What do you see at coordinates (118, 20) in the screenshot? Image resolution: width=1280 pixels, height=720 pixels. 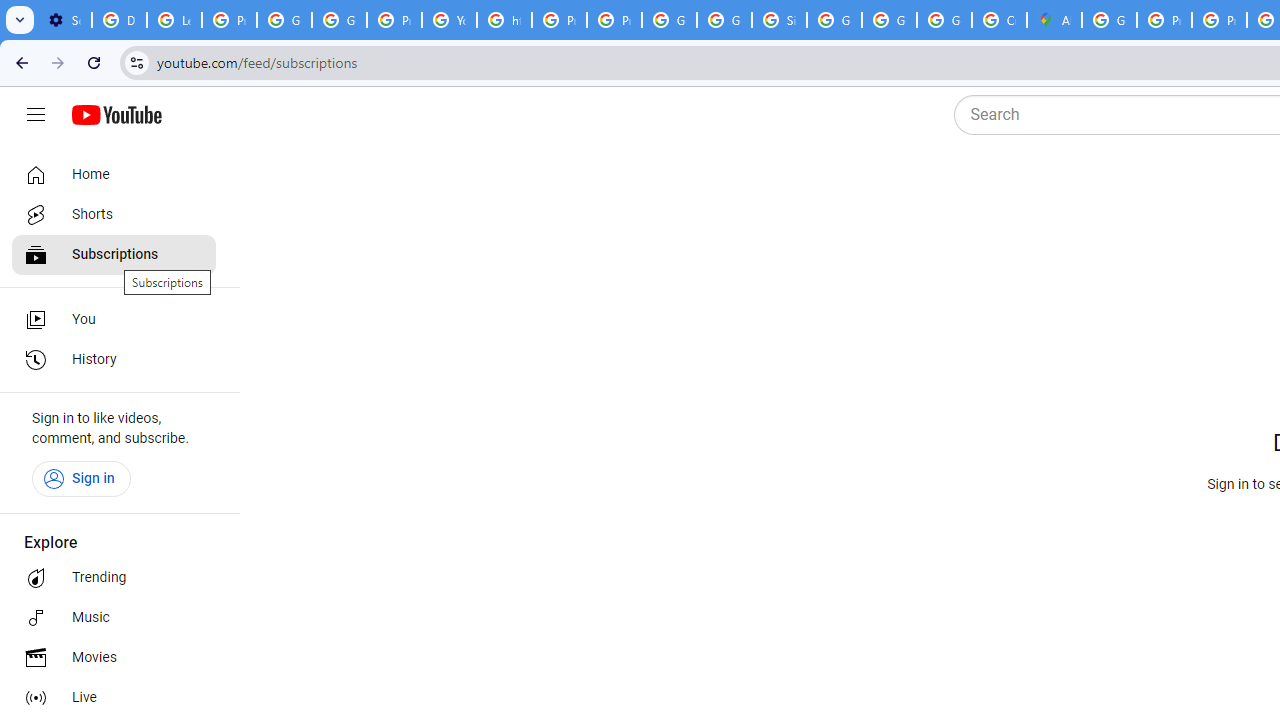 I see `'Delete photos & videos - Computer - Google Photos Help'` at bounding box center [118, 20].